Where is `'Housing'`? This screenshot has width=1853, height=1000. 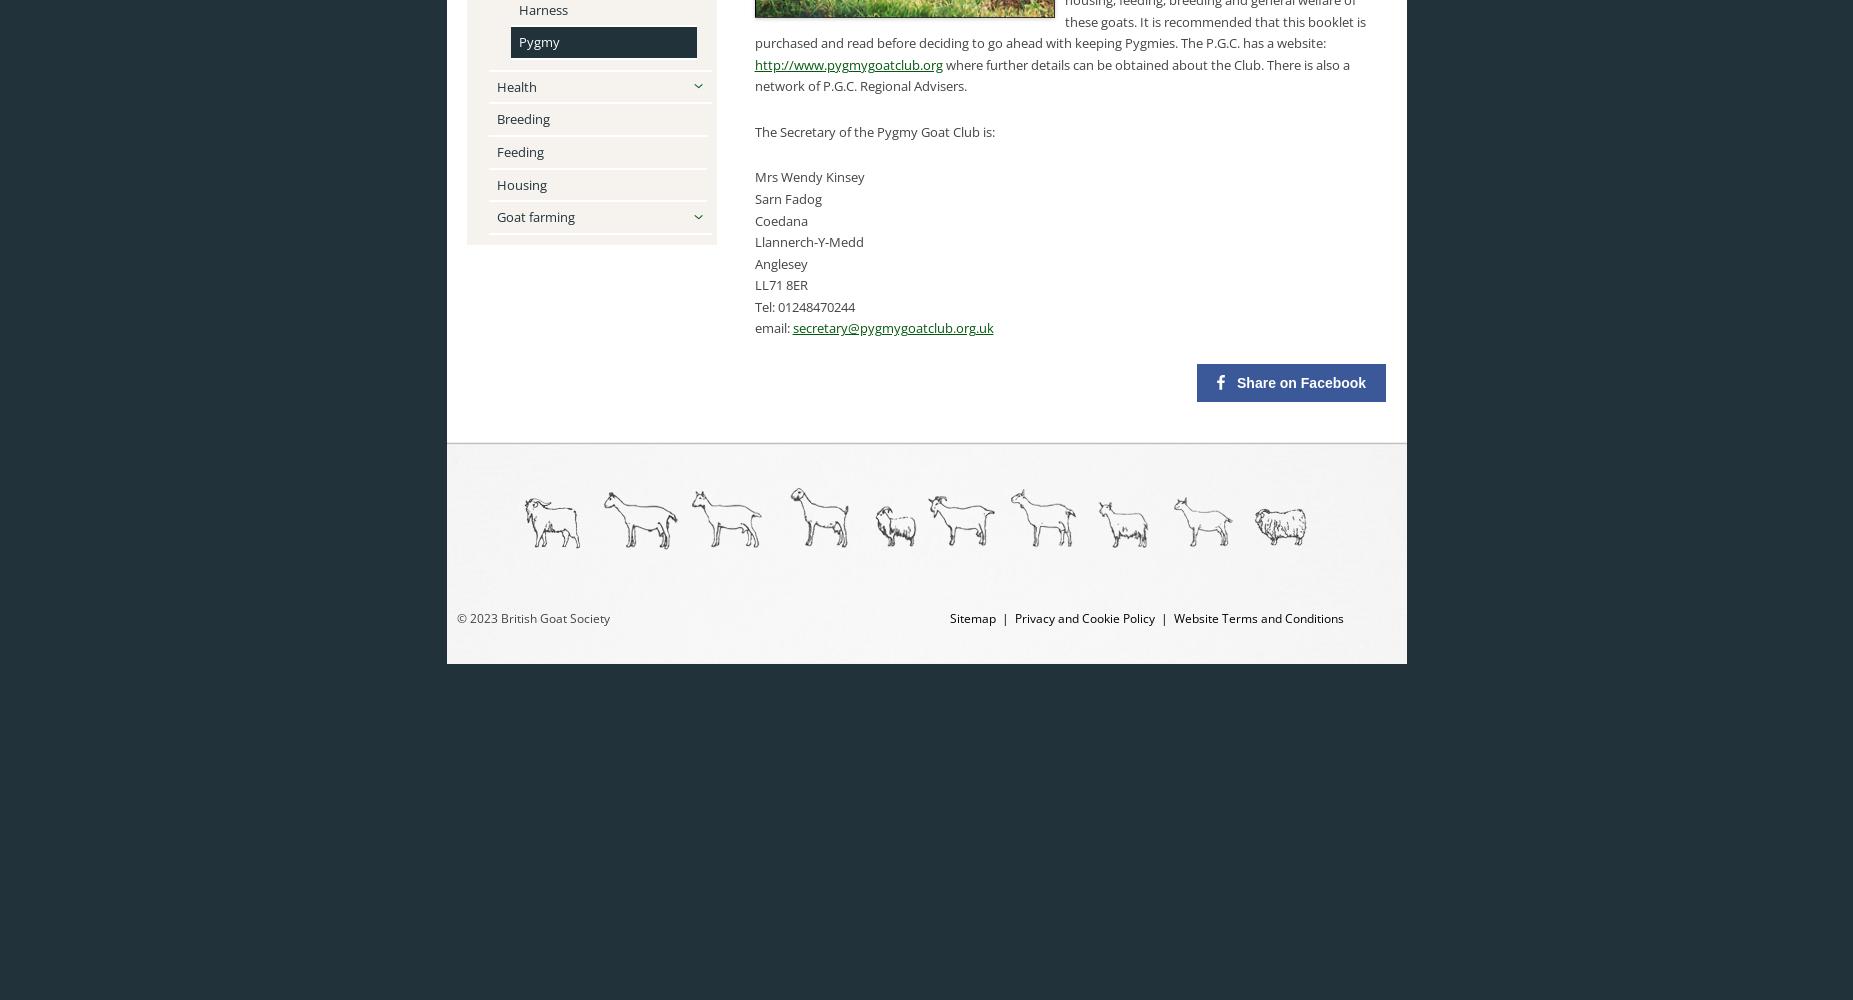 'Housing' is located at coordinates (520, 184).